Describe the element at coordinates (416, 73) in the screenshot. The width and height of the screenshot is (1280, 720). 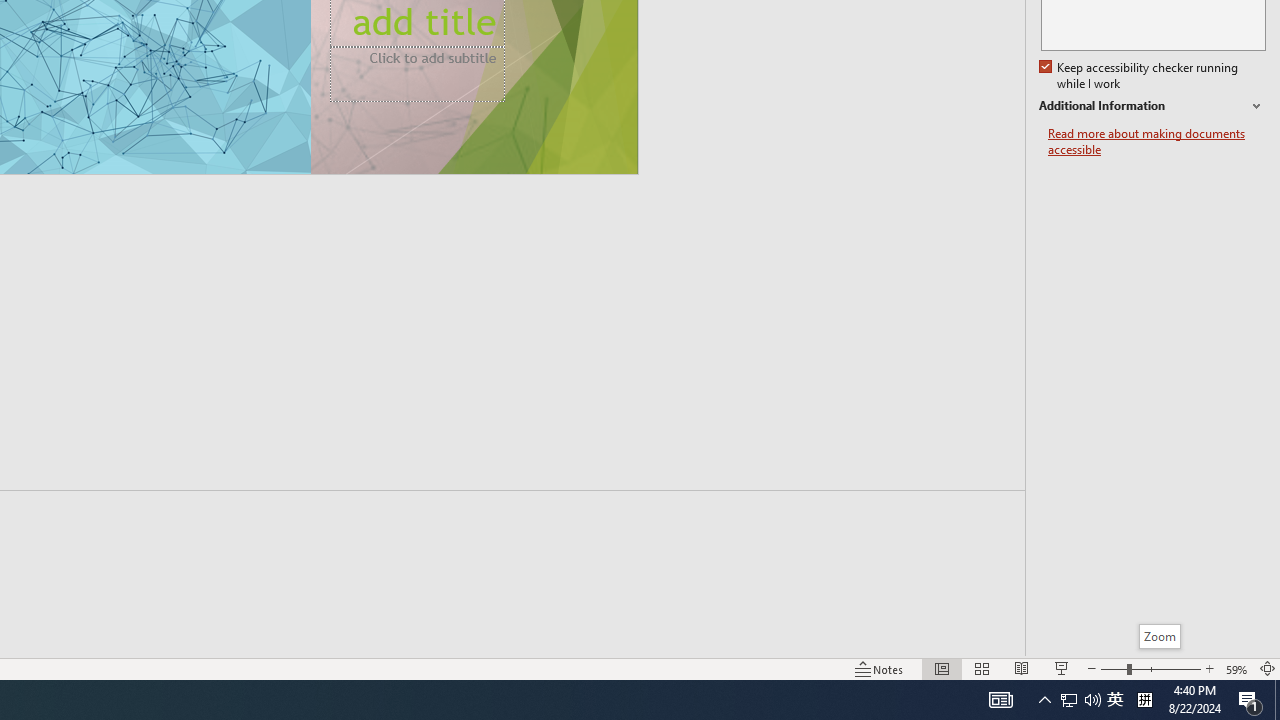
I see `'Subtitle TextBox'` at that location.